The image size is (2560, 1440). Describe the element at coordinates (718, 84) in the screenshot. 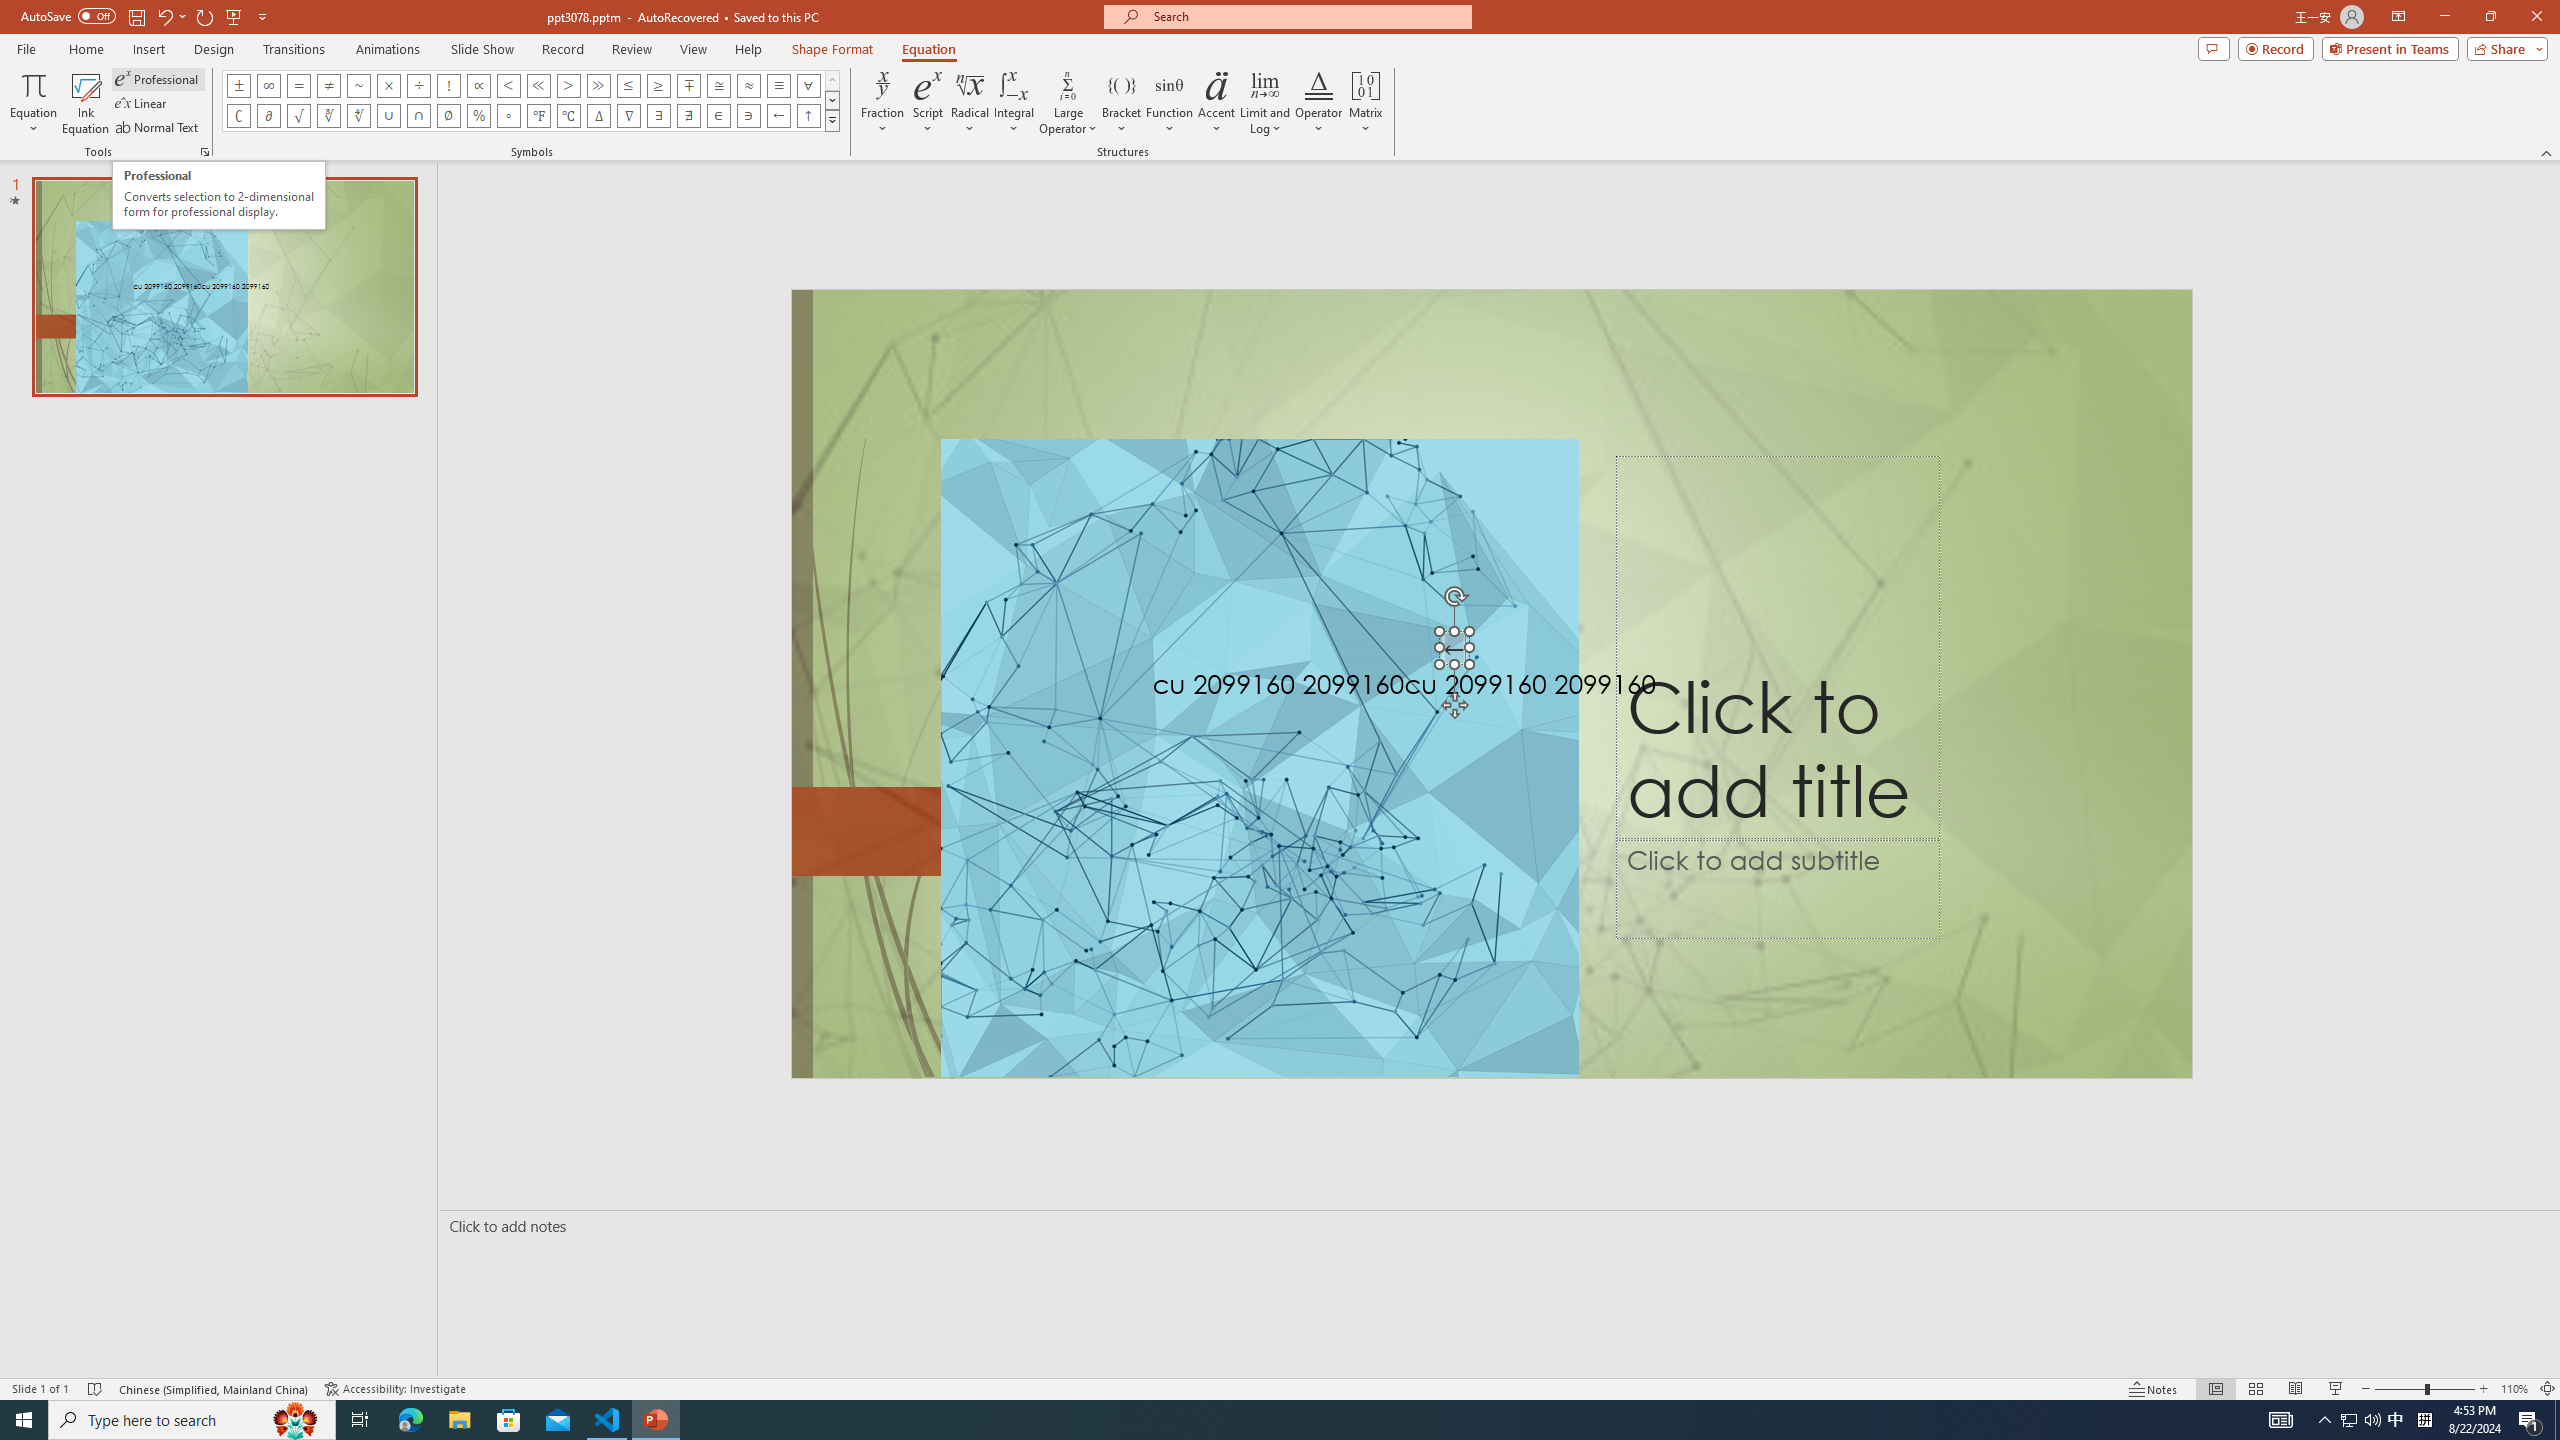

I see `'Equation Symbol Approximately Equal To'` at that location.